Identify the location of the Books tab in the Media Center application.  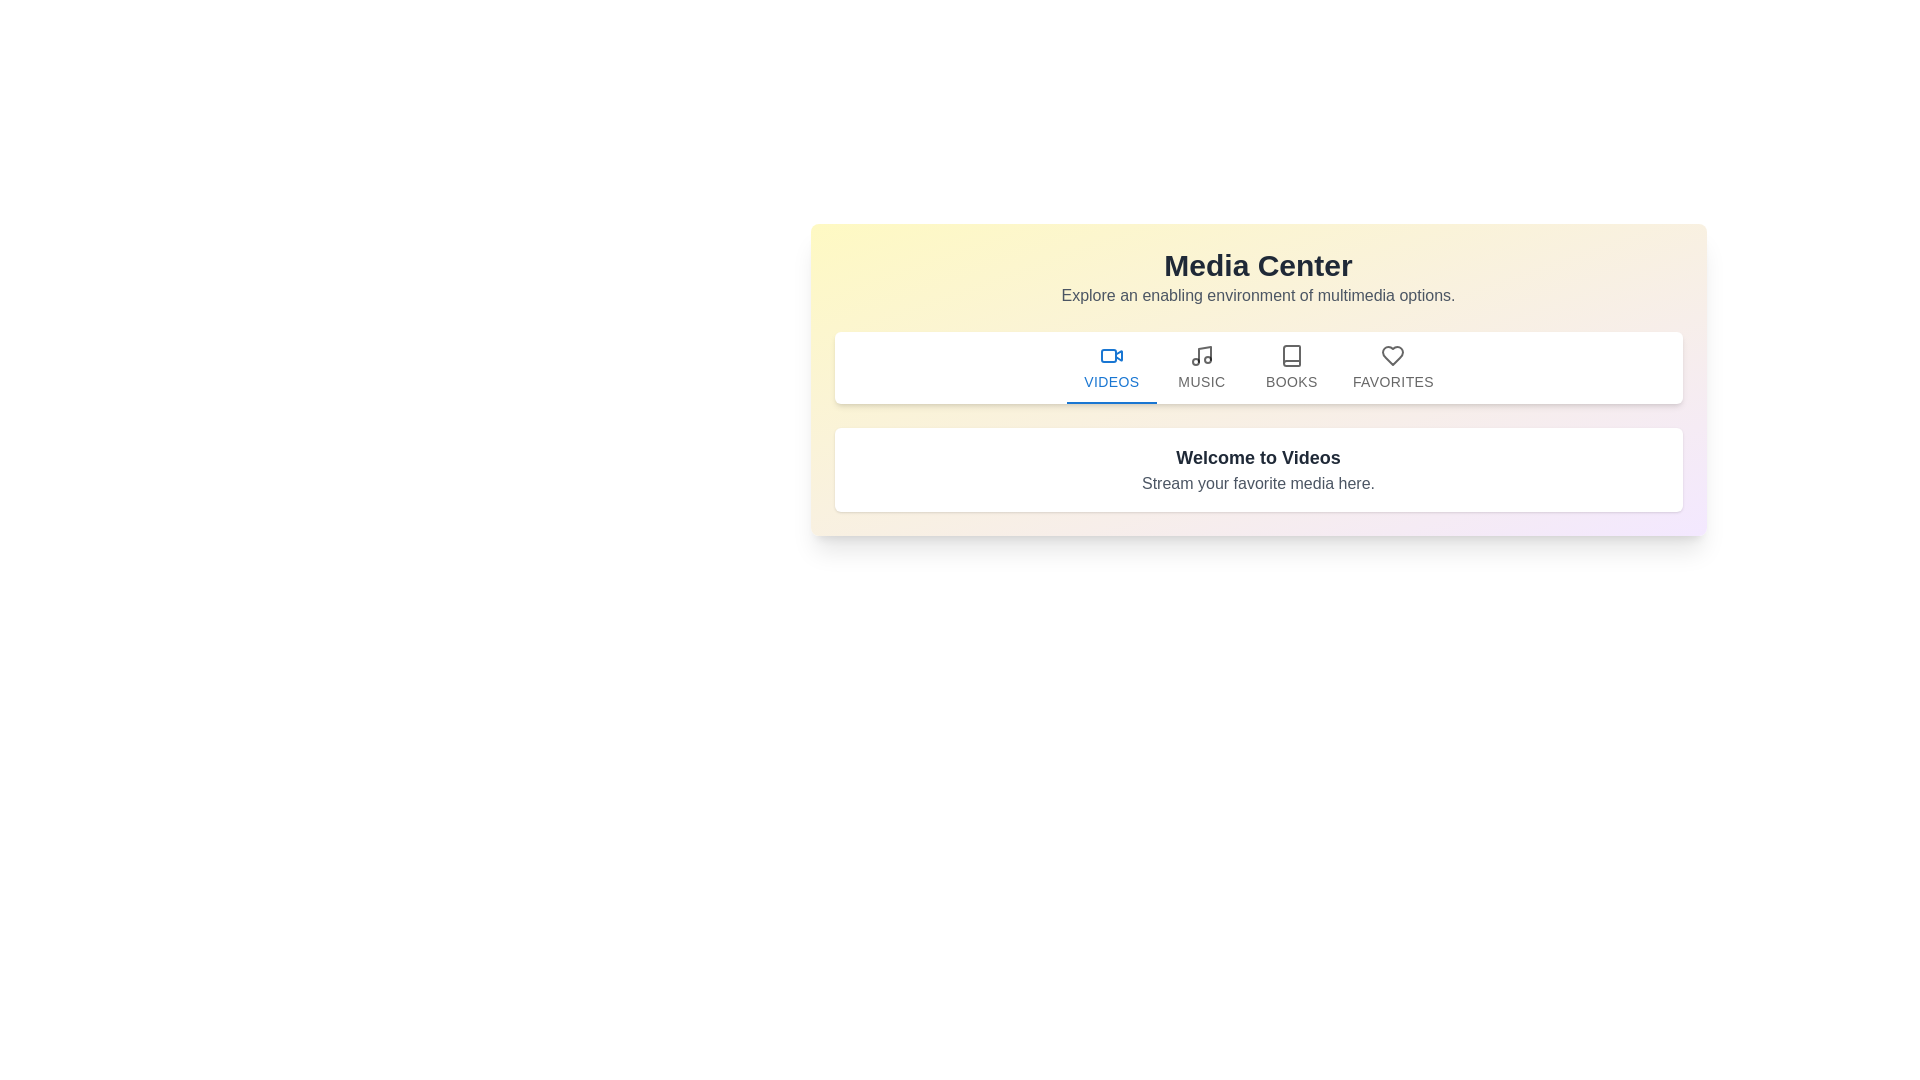
(1291, 367).